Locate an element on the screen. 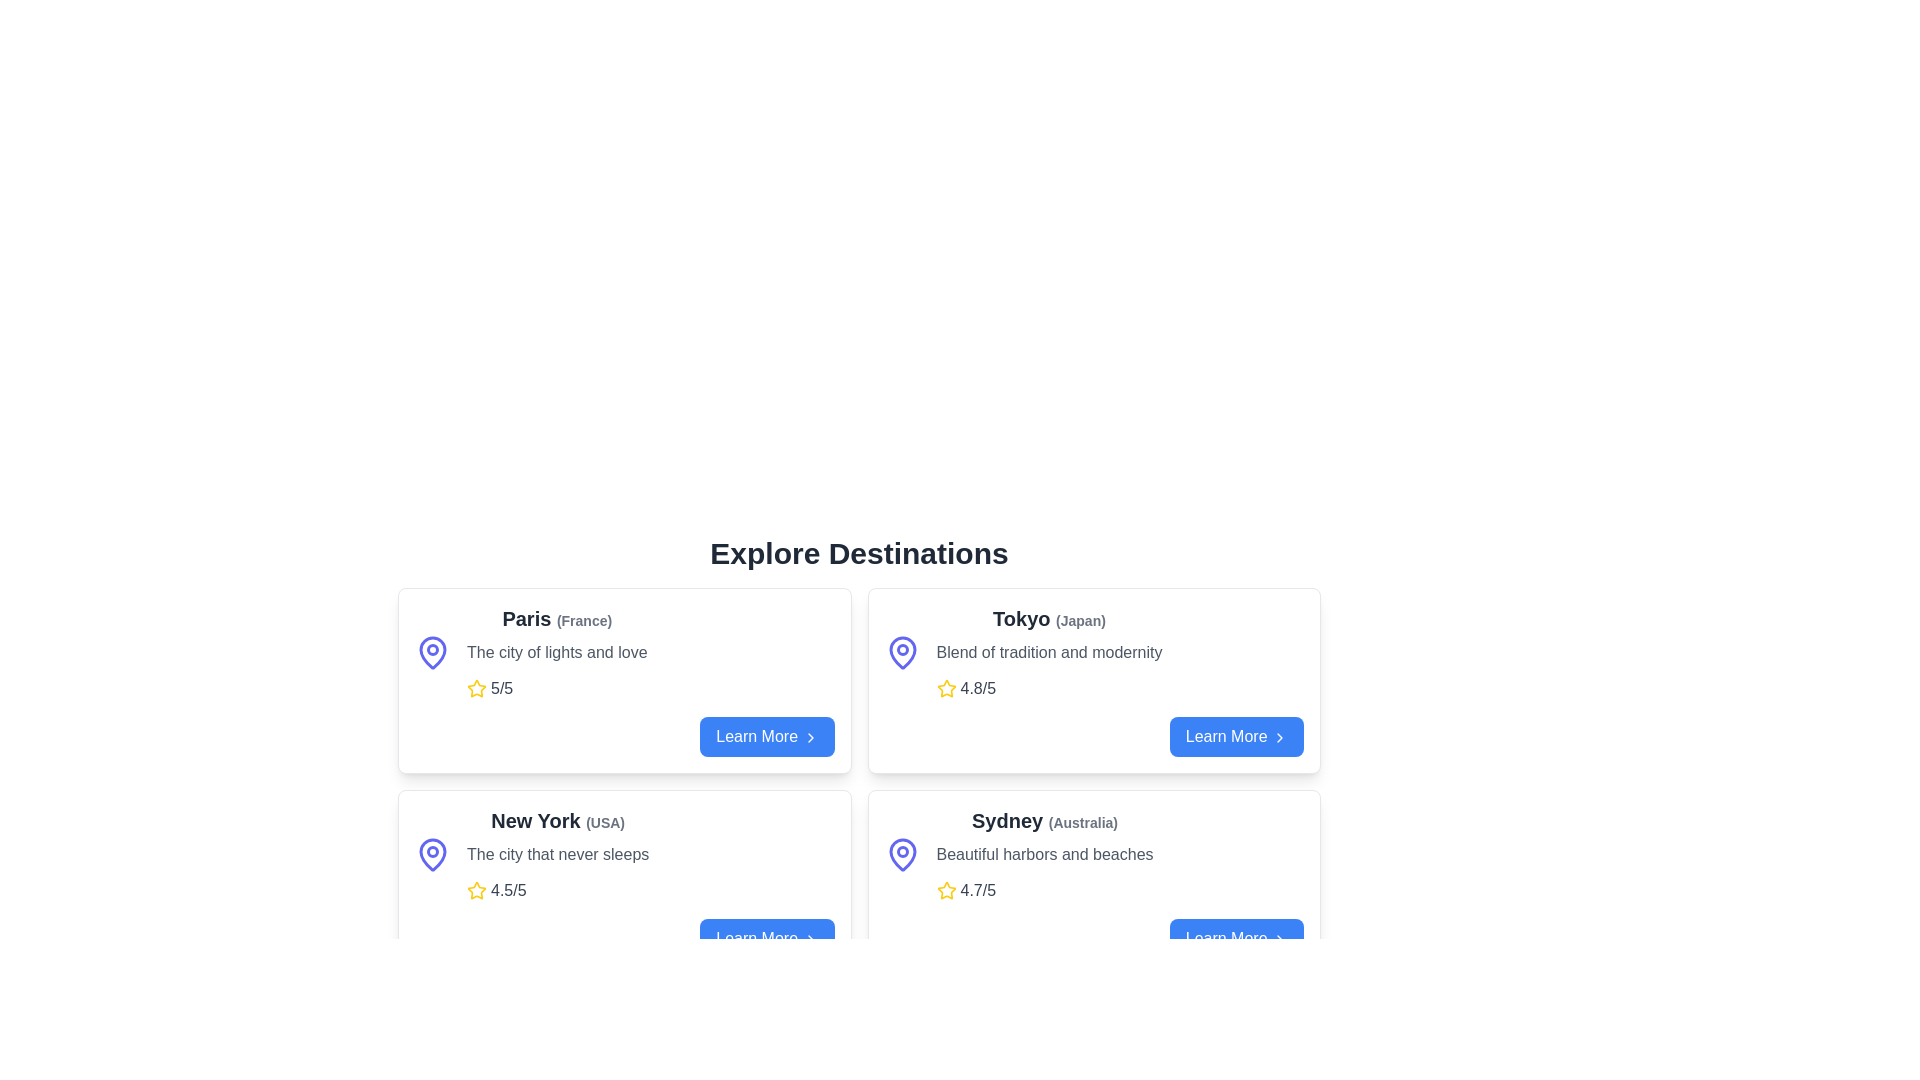 The image size is (1920, 1080). the button located in the bottom right corner of the New York (USA) card to observe the hover state is located at coordinates (766, 938).